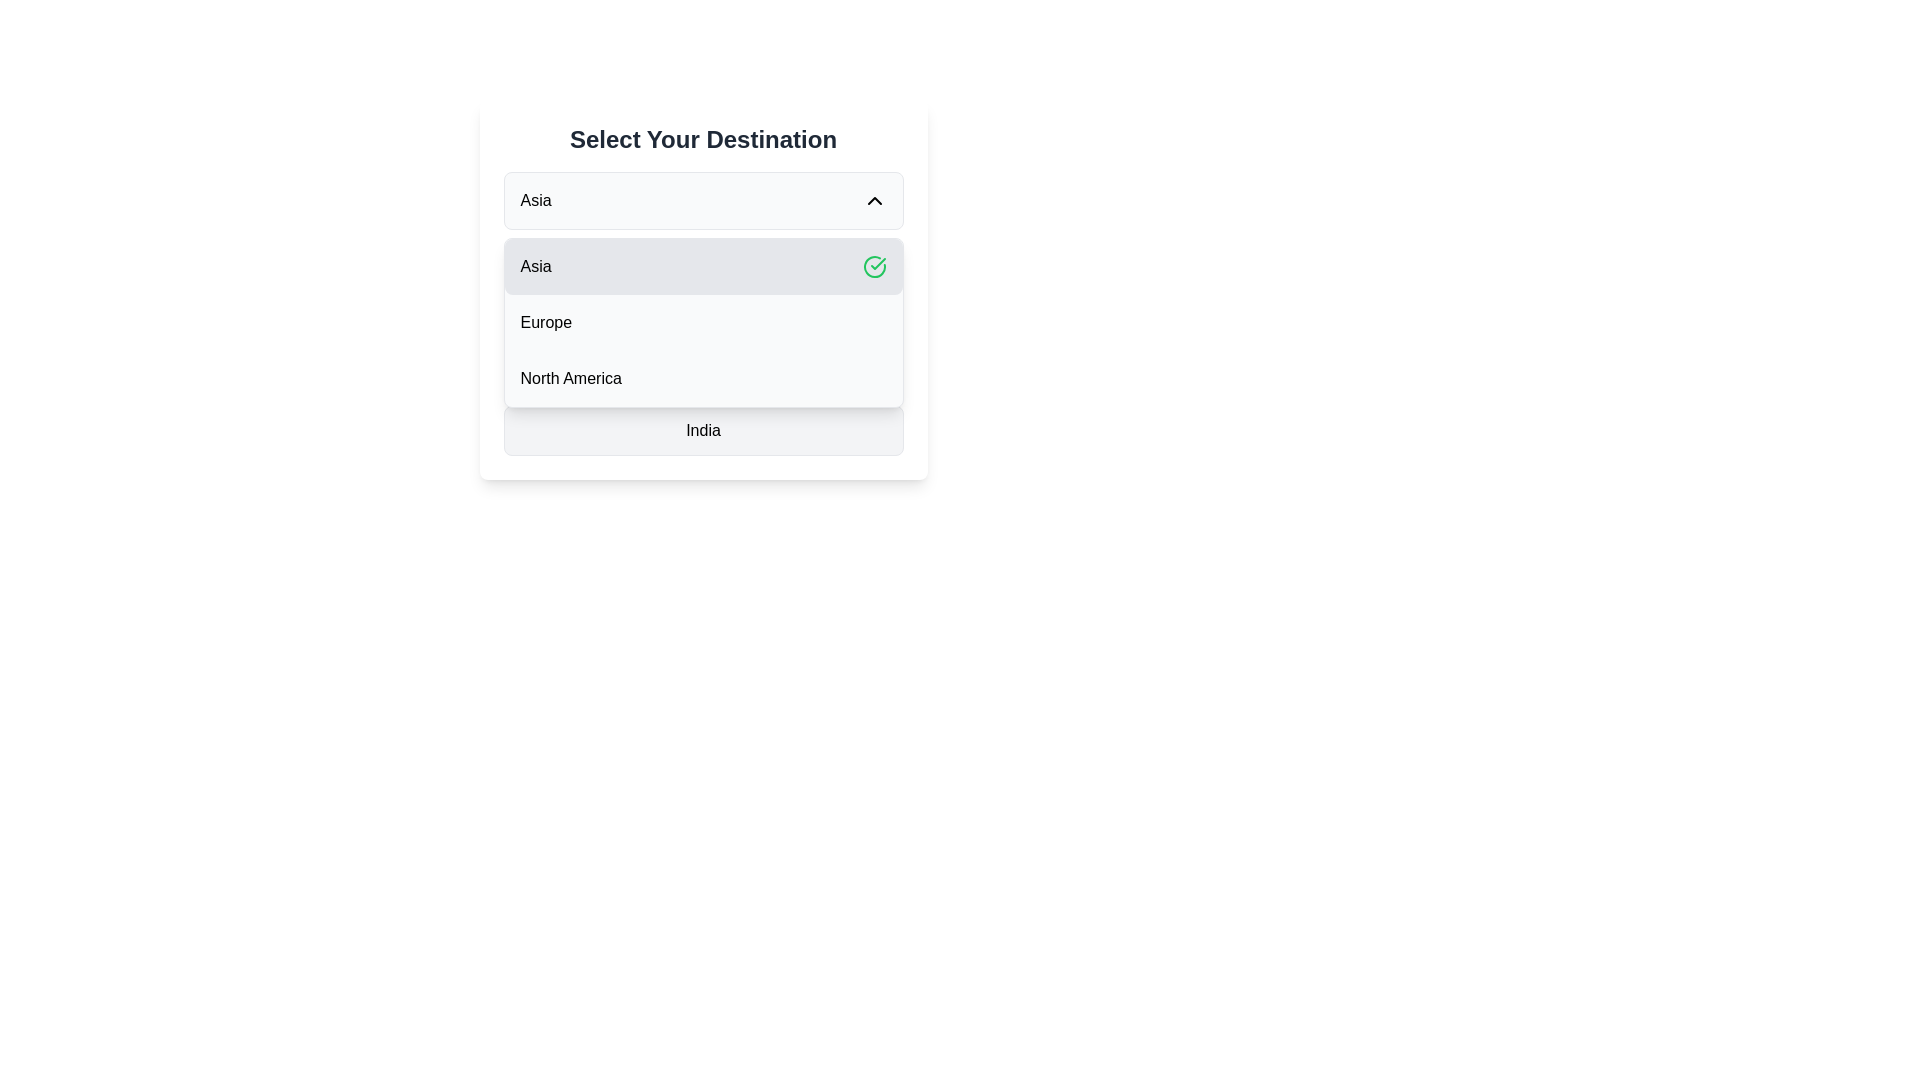 The width and height of the screenshot is (1920, 1080). Describe the element at coordinates (703, 322) in the screenshot. I see `the second item in the dropdown menu that represents 'Europe', which is located below 'Asia' and above 'North America'` at that location.